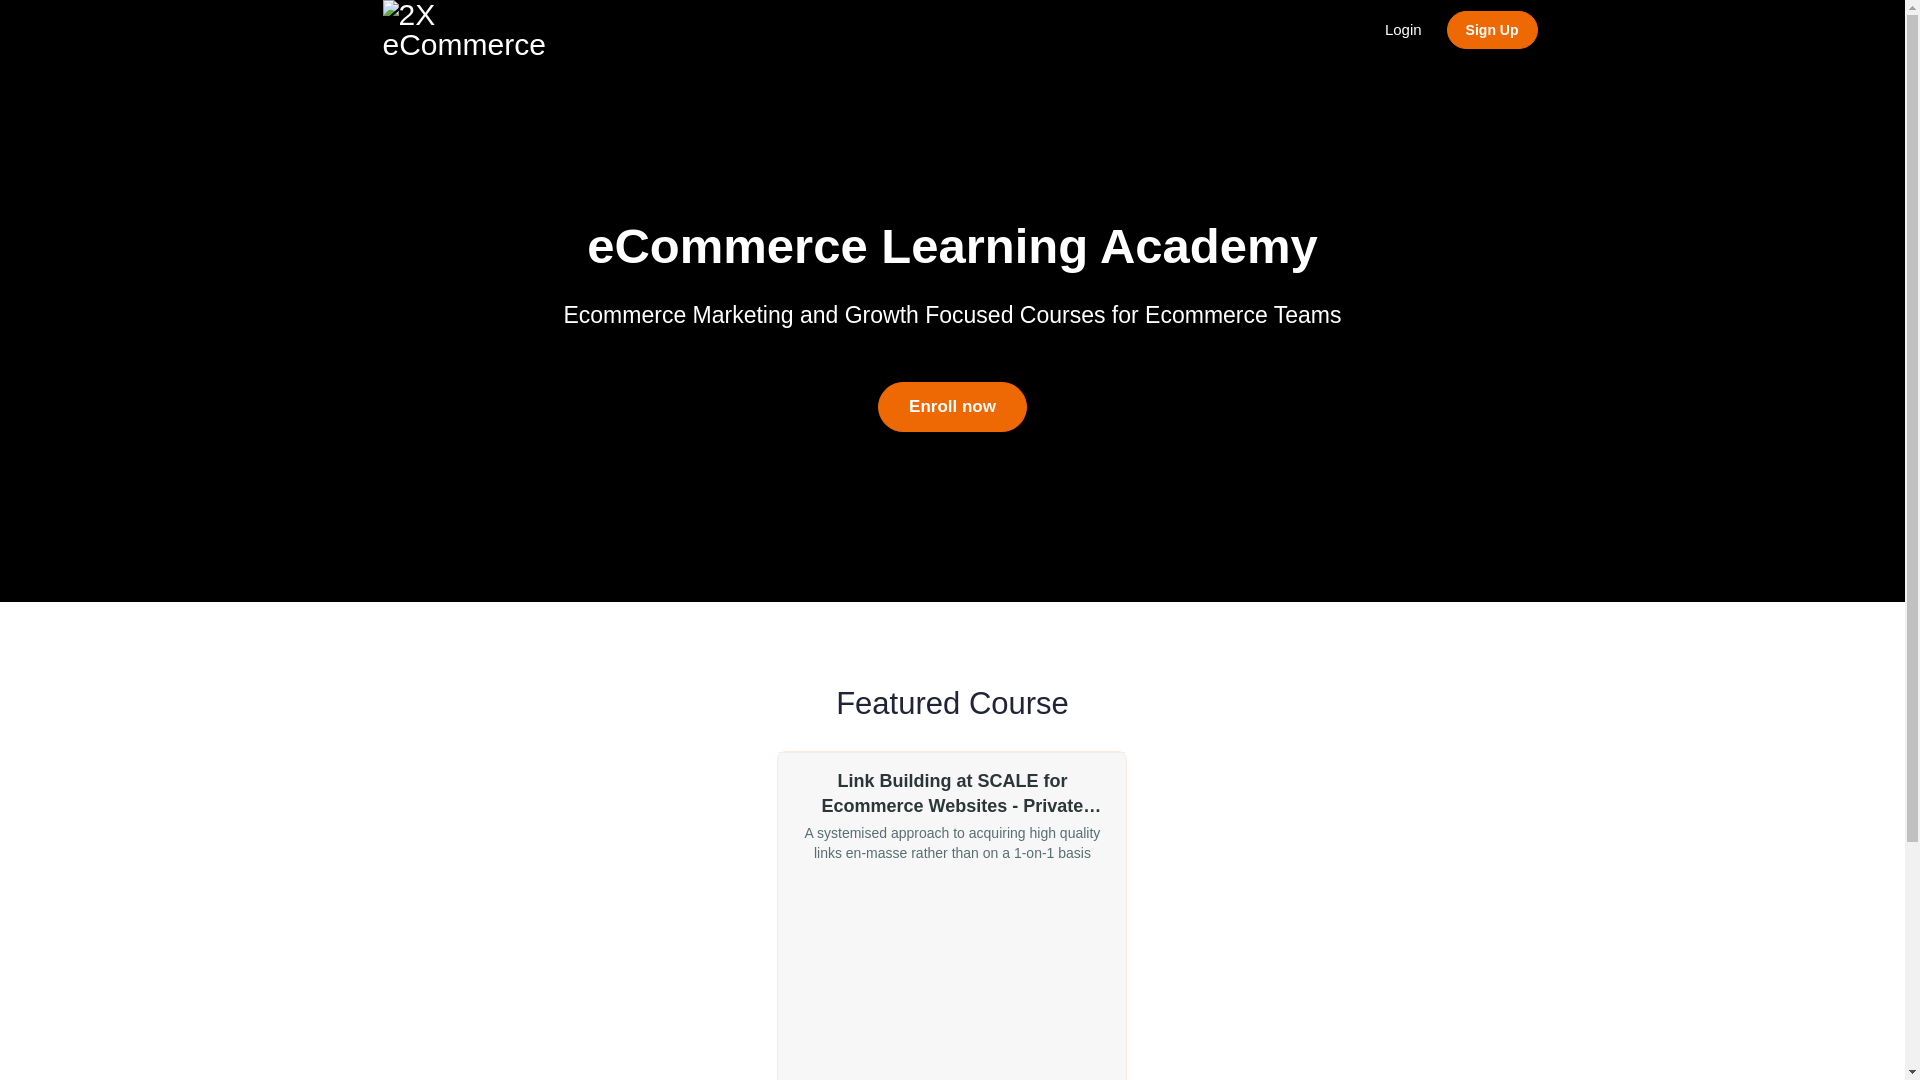  I want to click on 'Login', so click(1402, 30).